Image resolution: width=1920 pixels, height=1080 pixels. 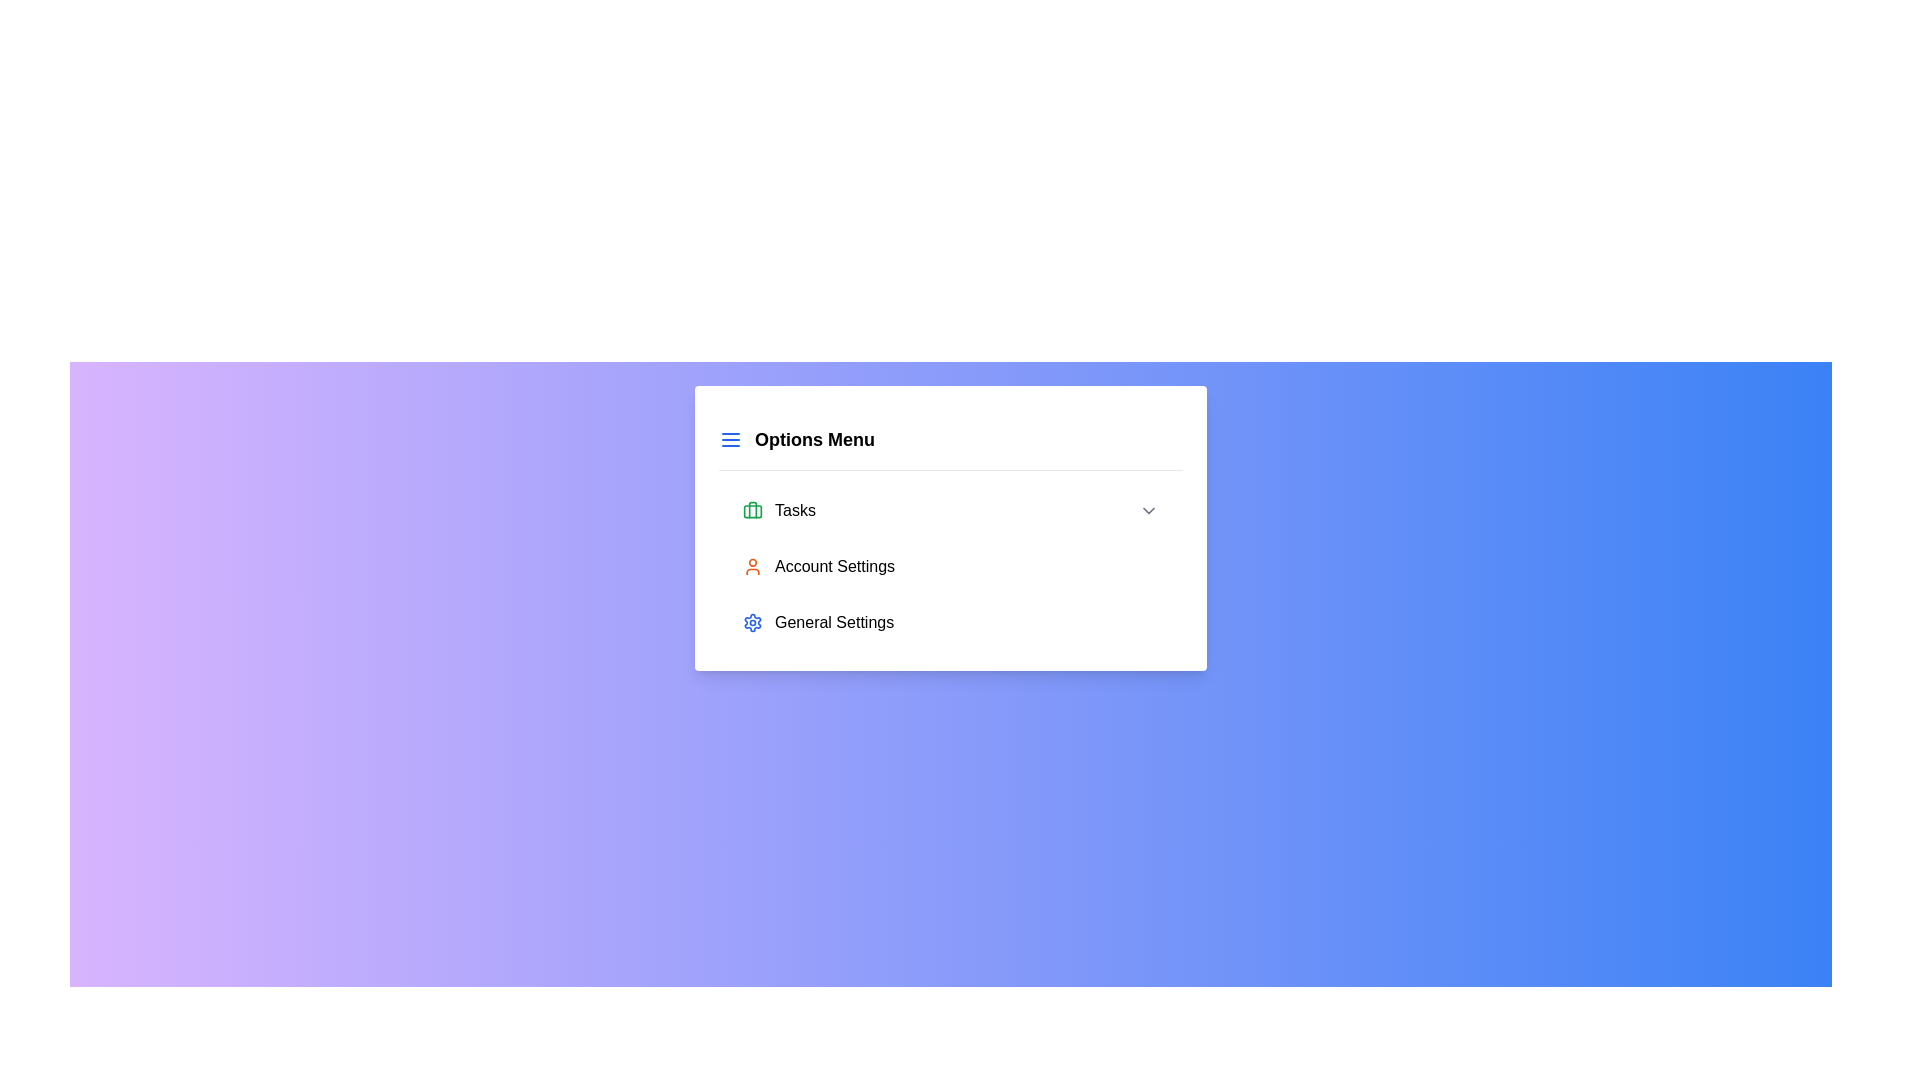 I want to click on the orange user silhouette icon located to the left of the 'Account Settings' text, so click(x=752, y=567).